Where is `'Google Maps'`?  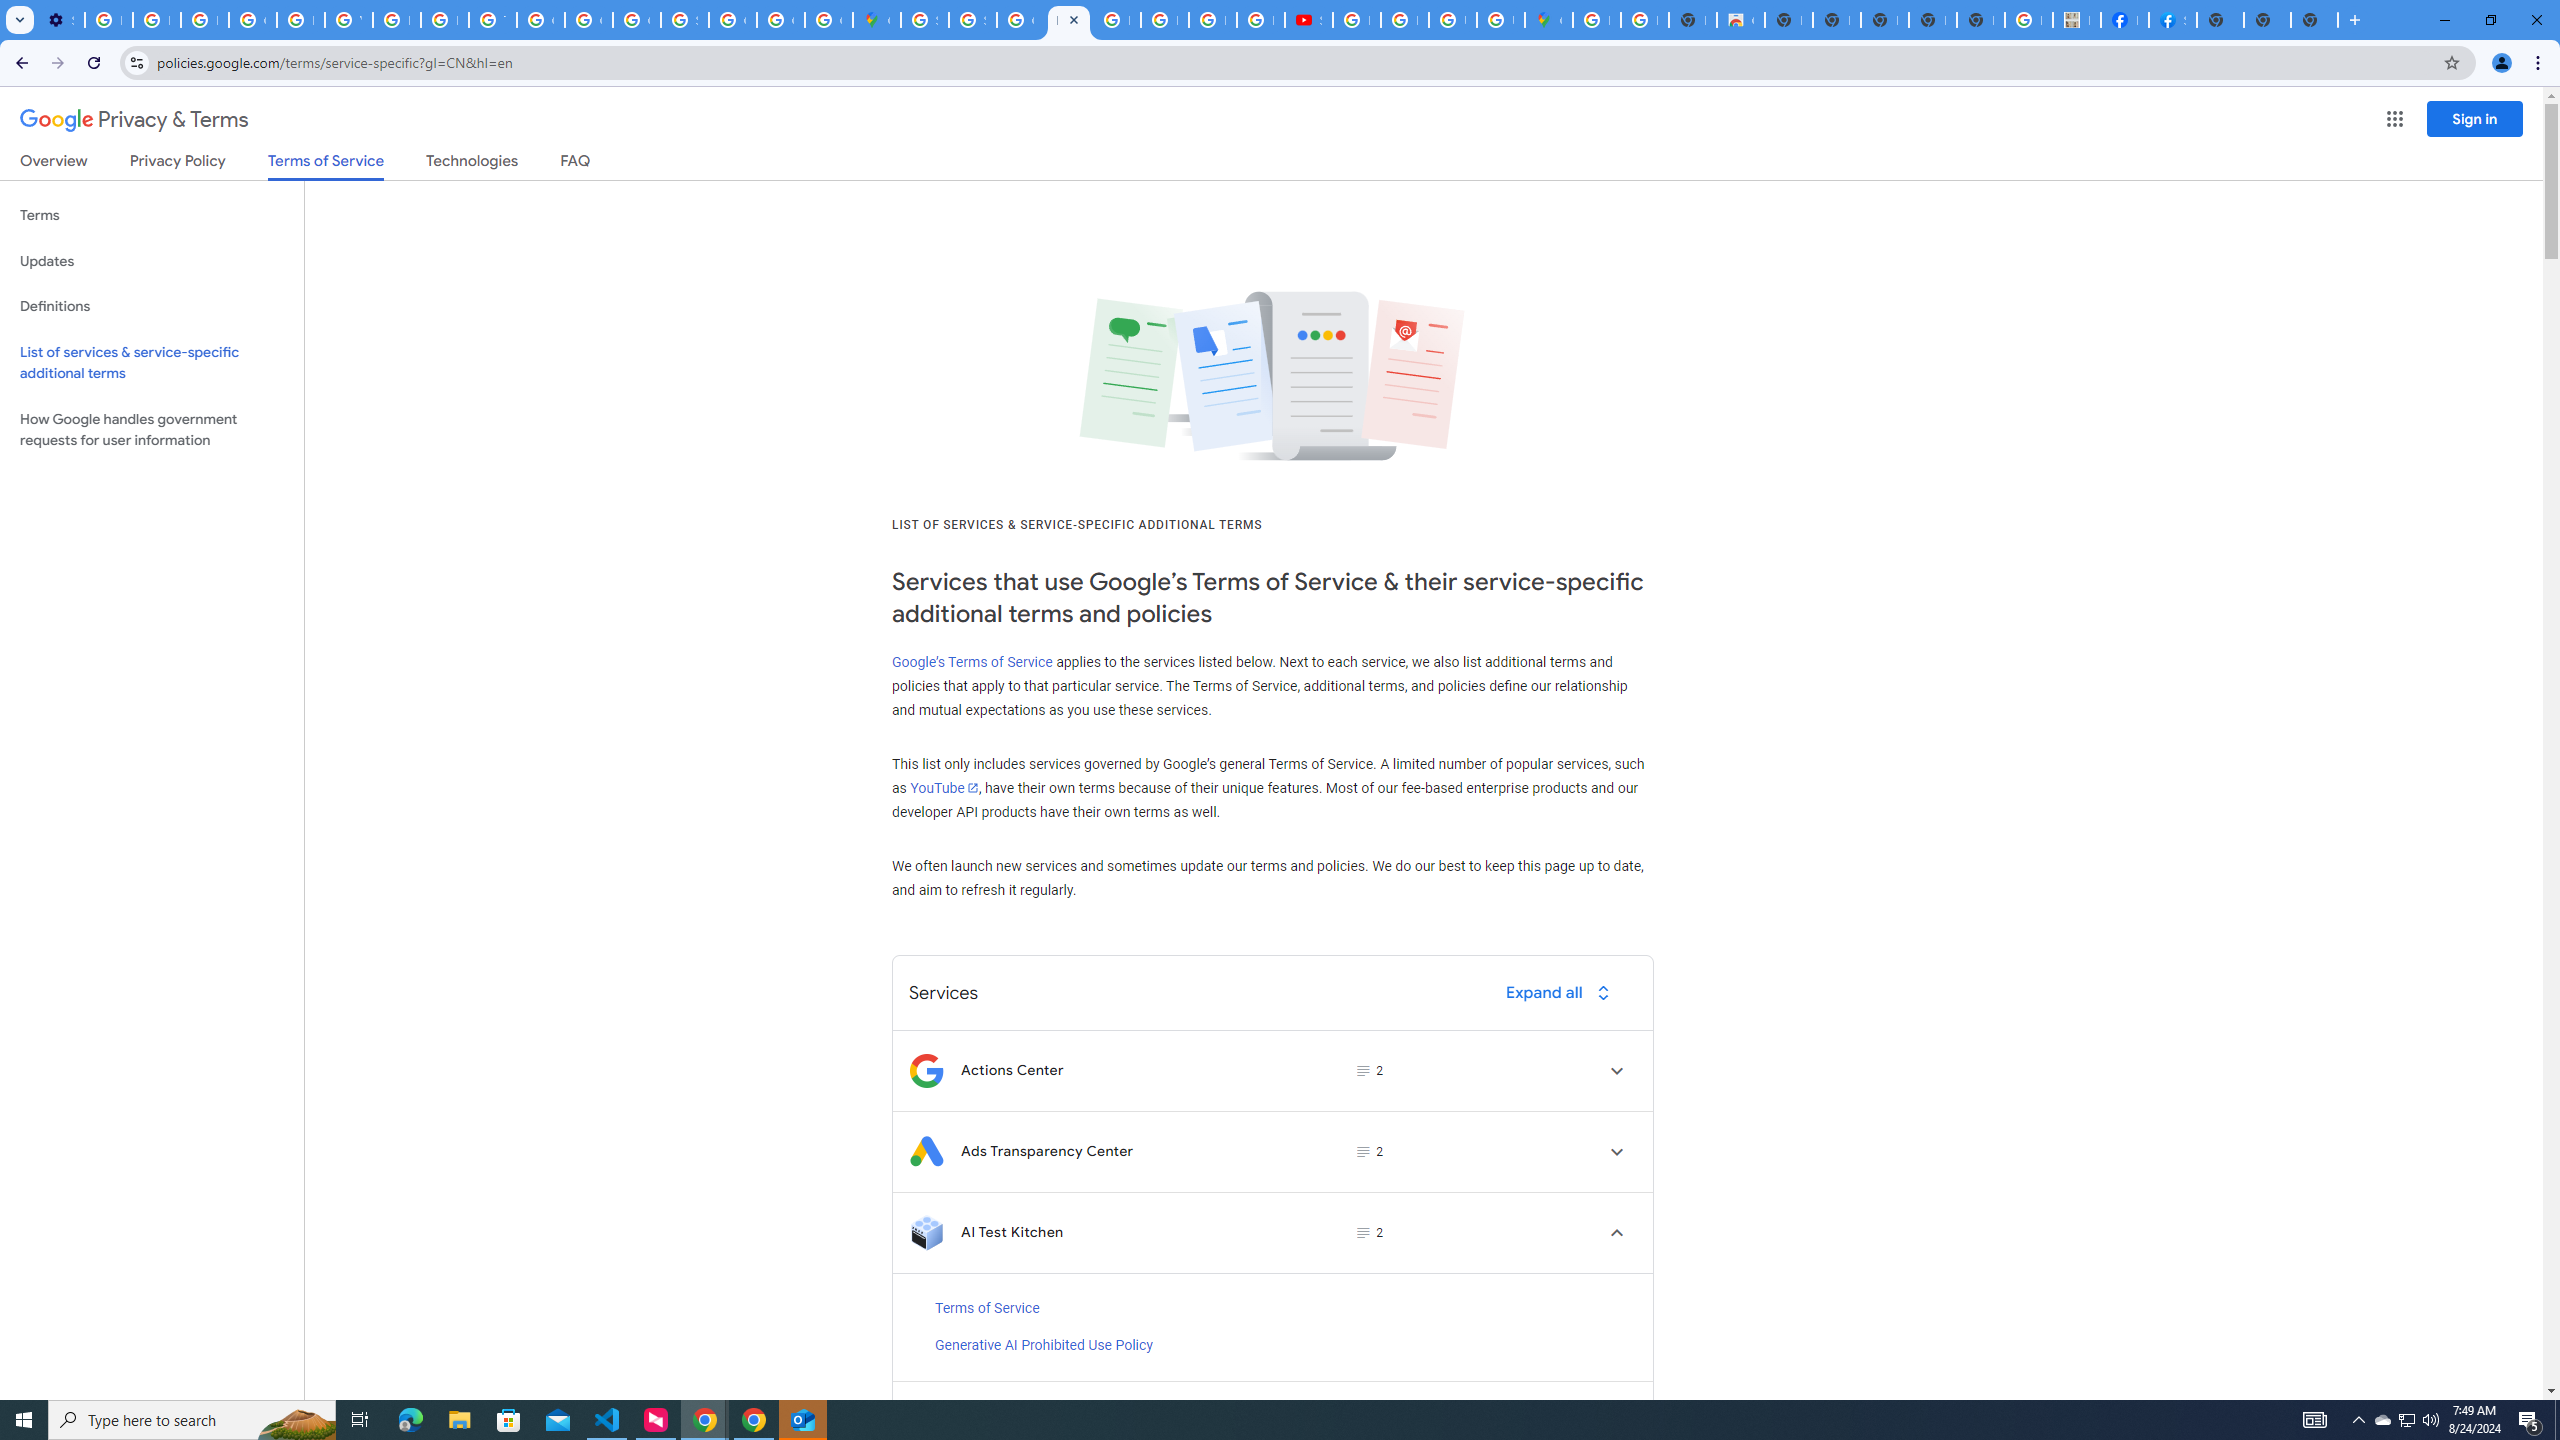
'Google Maps' is located at coordinates (876, 19).